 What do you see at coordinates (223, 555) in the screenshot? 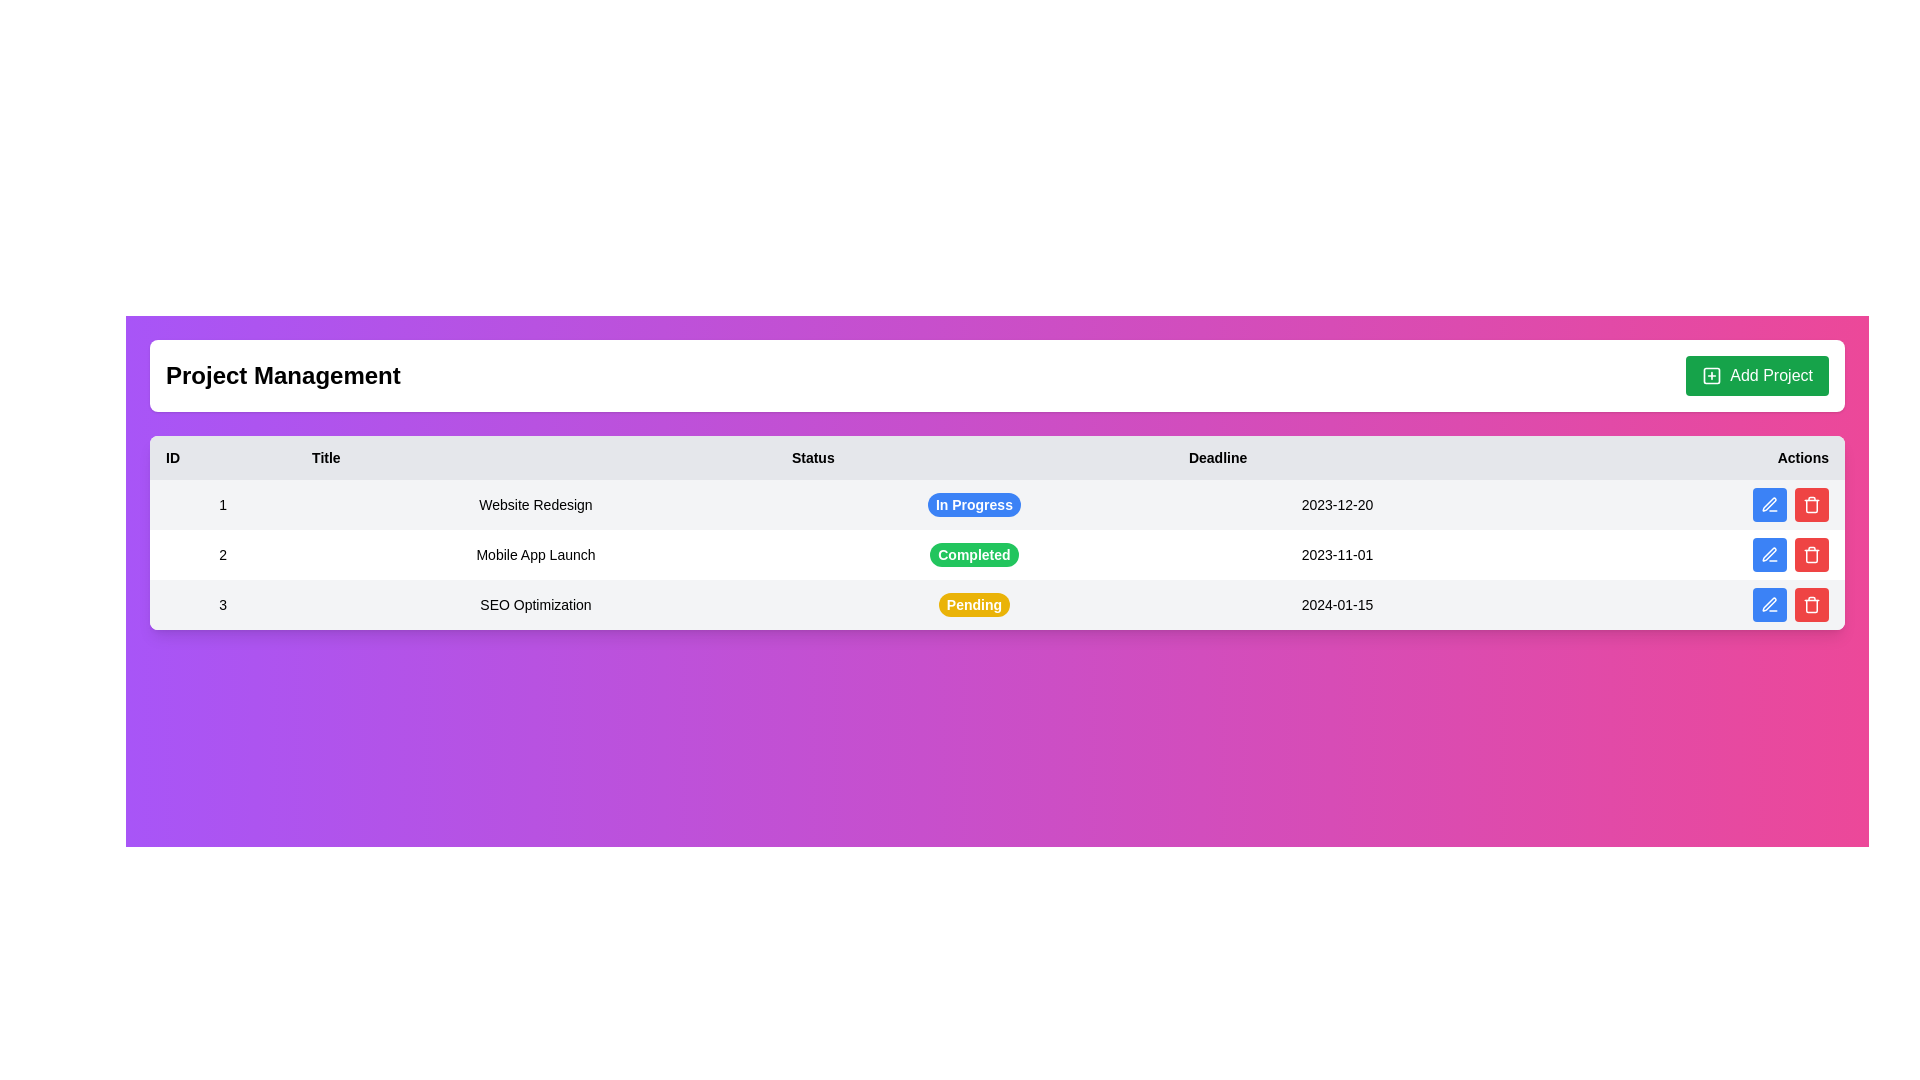
I see `the static text label that serves as an index for the second row of the table under the 'ID' column` at bounding box center [223, 555].